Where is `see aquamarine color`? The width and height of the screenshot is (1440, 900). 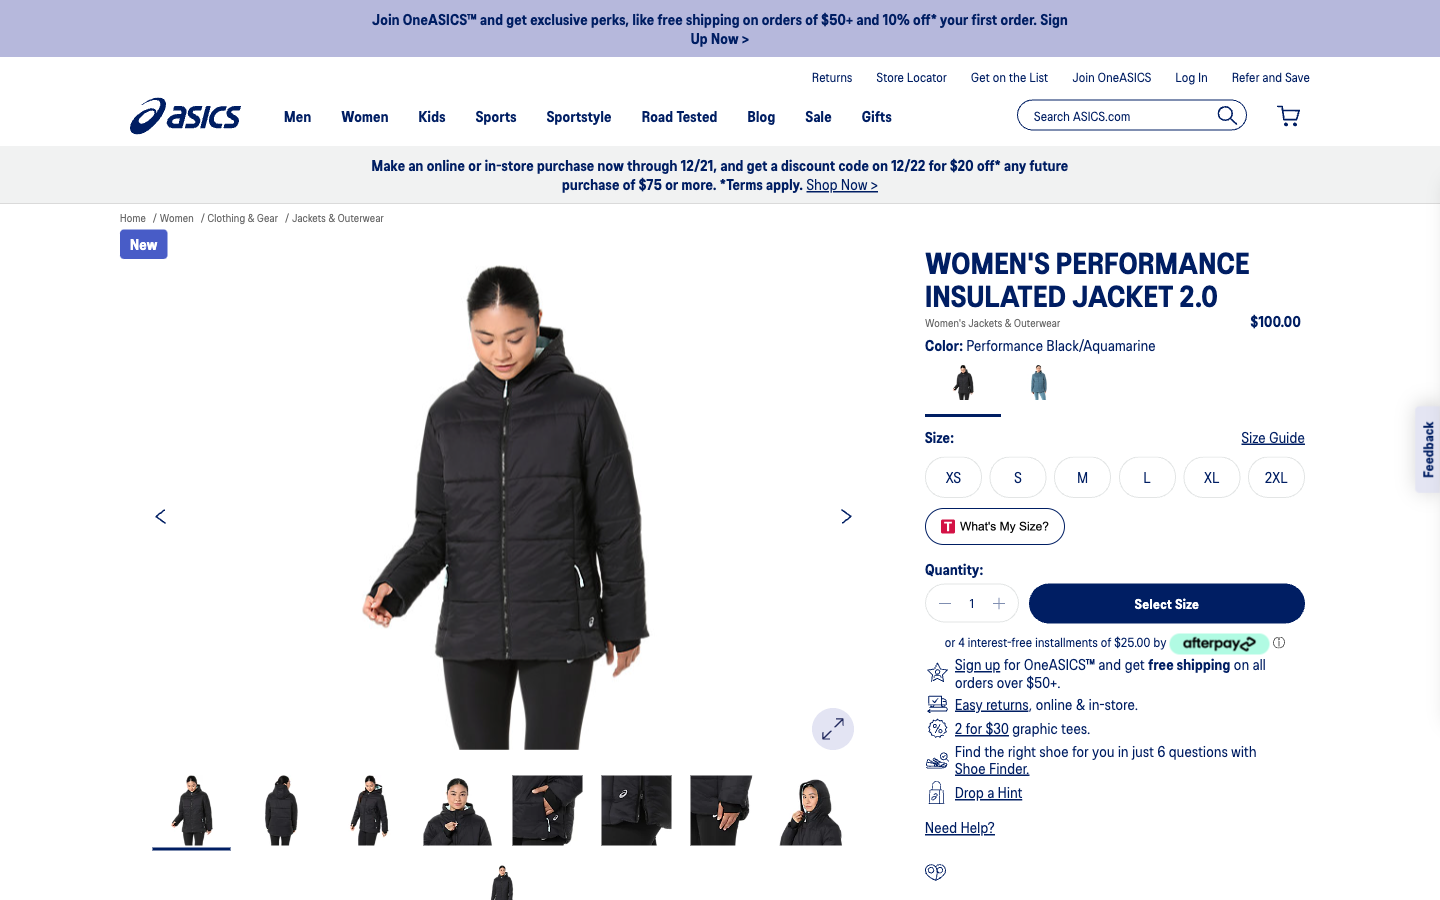
see aquamarine color is located at coordinates (1038, 386).